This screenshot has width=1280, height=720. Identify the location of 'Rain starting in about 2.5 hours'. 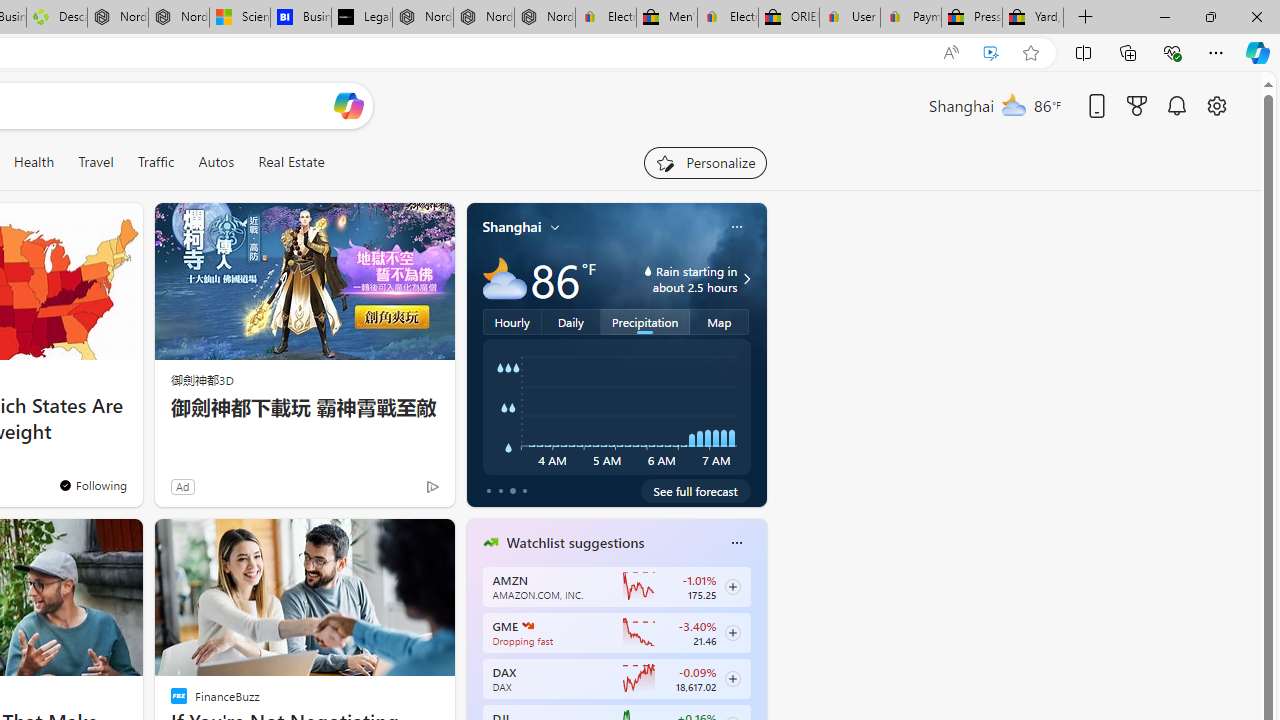
(743, 279).